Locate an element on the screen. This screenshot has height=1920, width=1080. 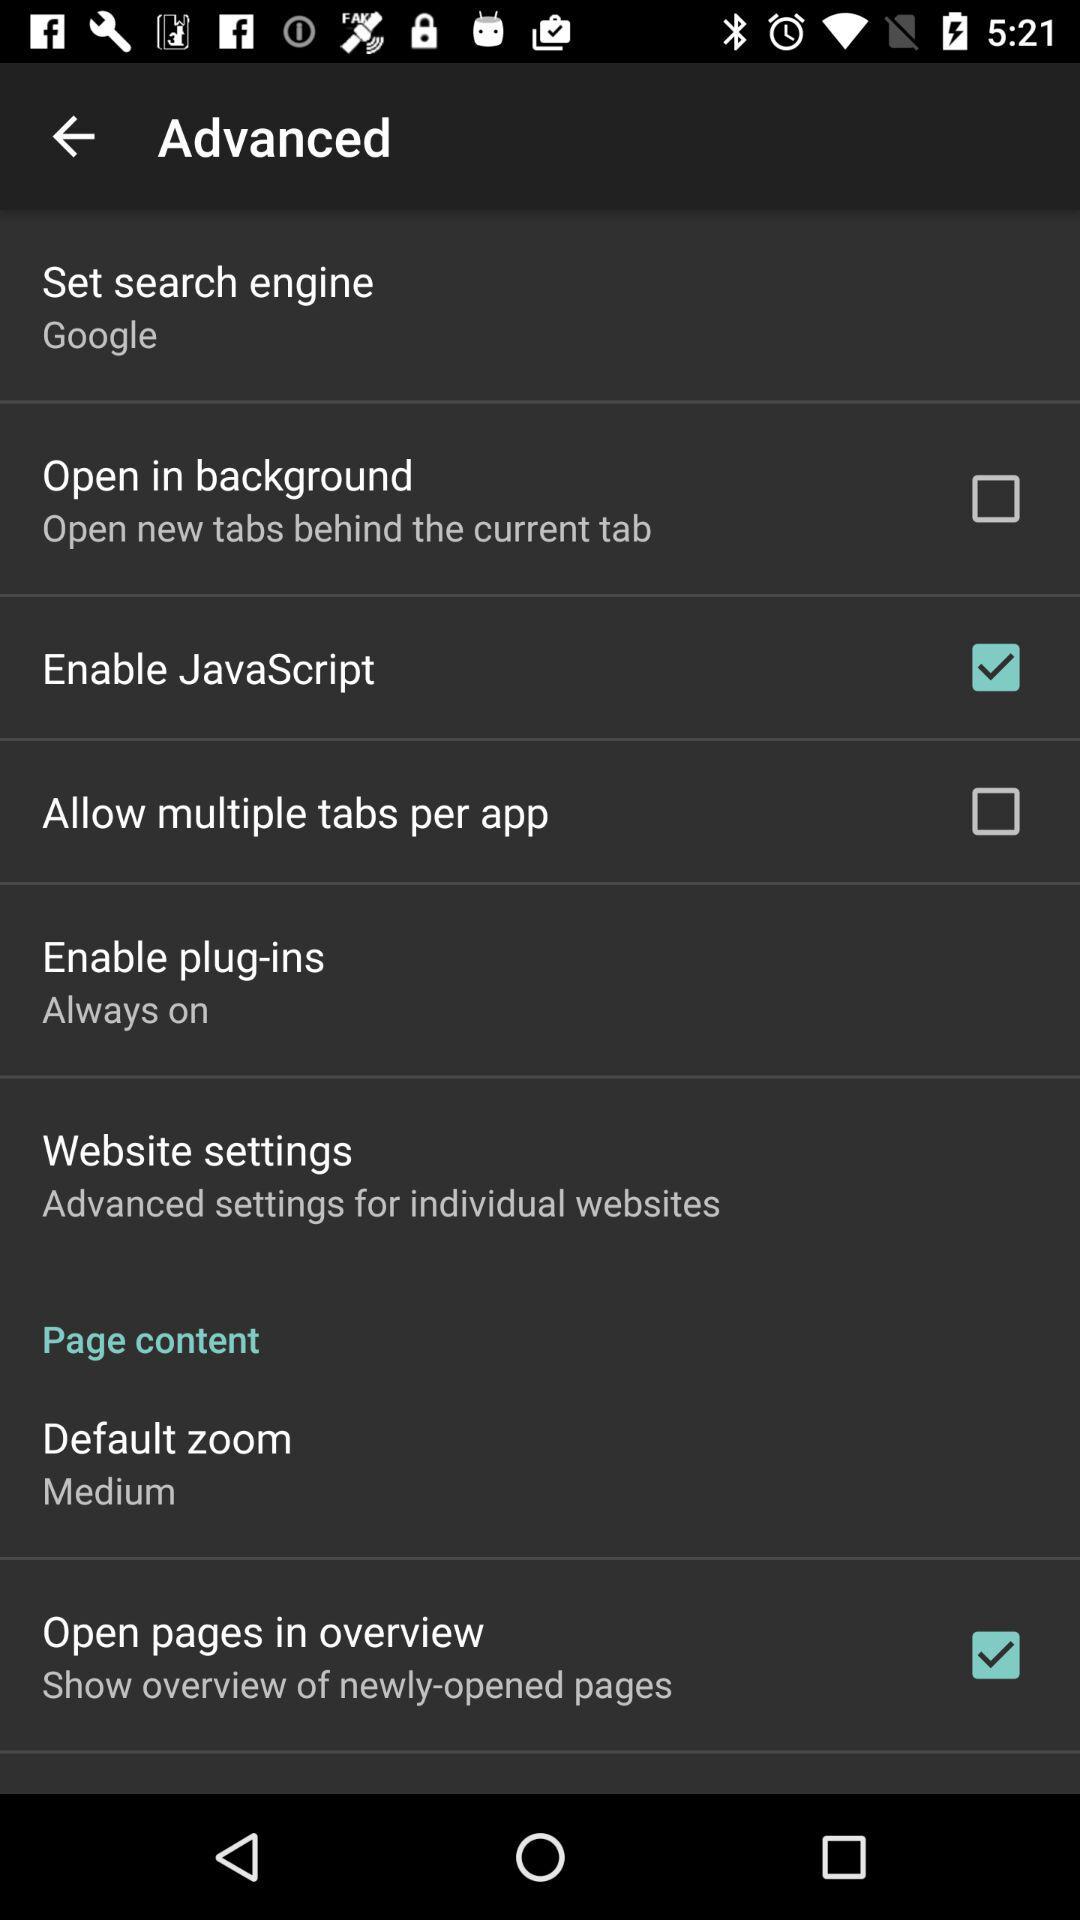
the enable javascript is located at coordinates (208, 667).